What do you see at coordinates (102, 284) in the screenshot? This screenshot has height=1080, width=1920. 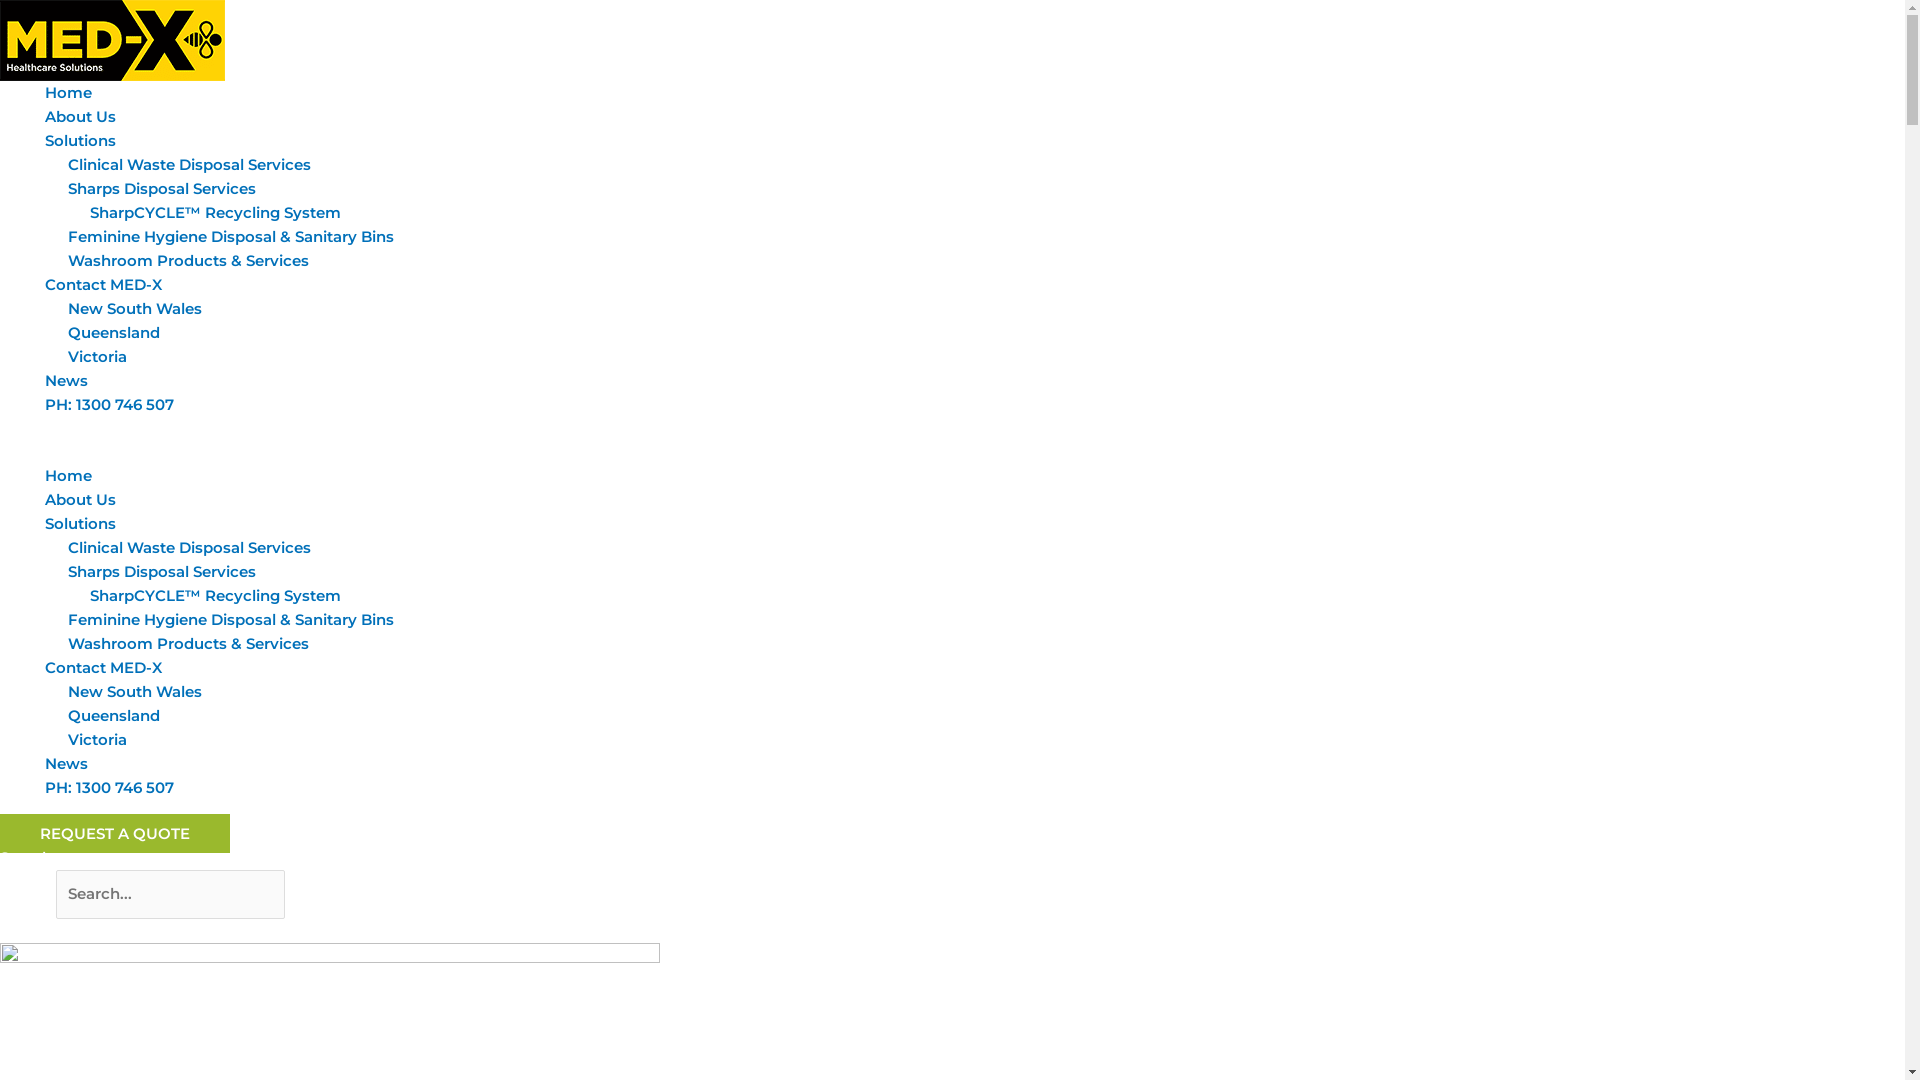 I see `'Contact MED-X'` at bounding box center [102, 284].